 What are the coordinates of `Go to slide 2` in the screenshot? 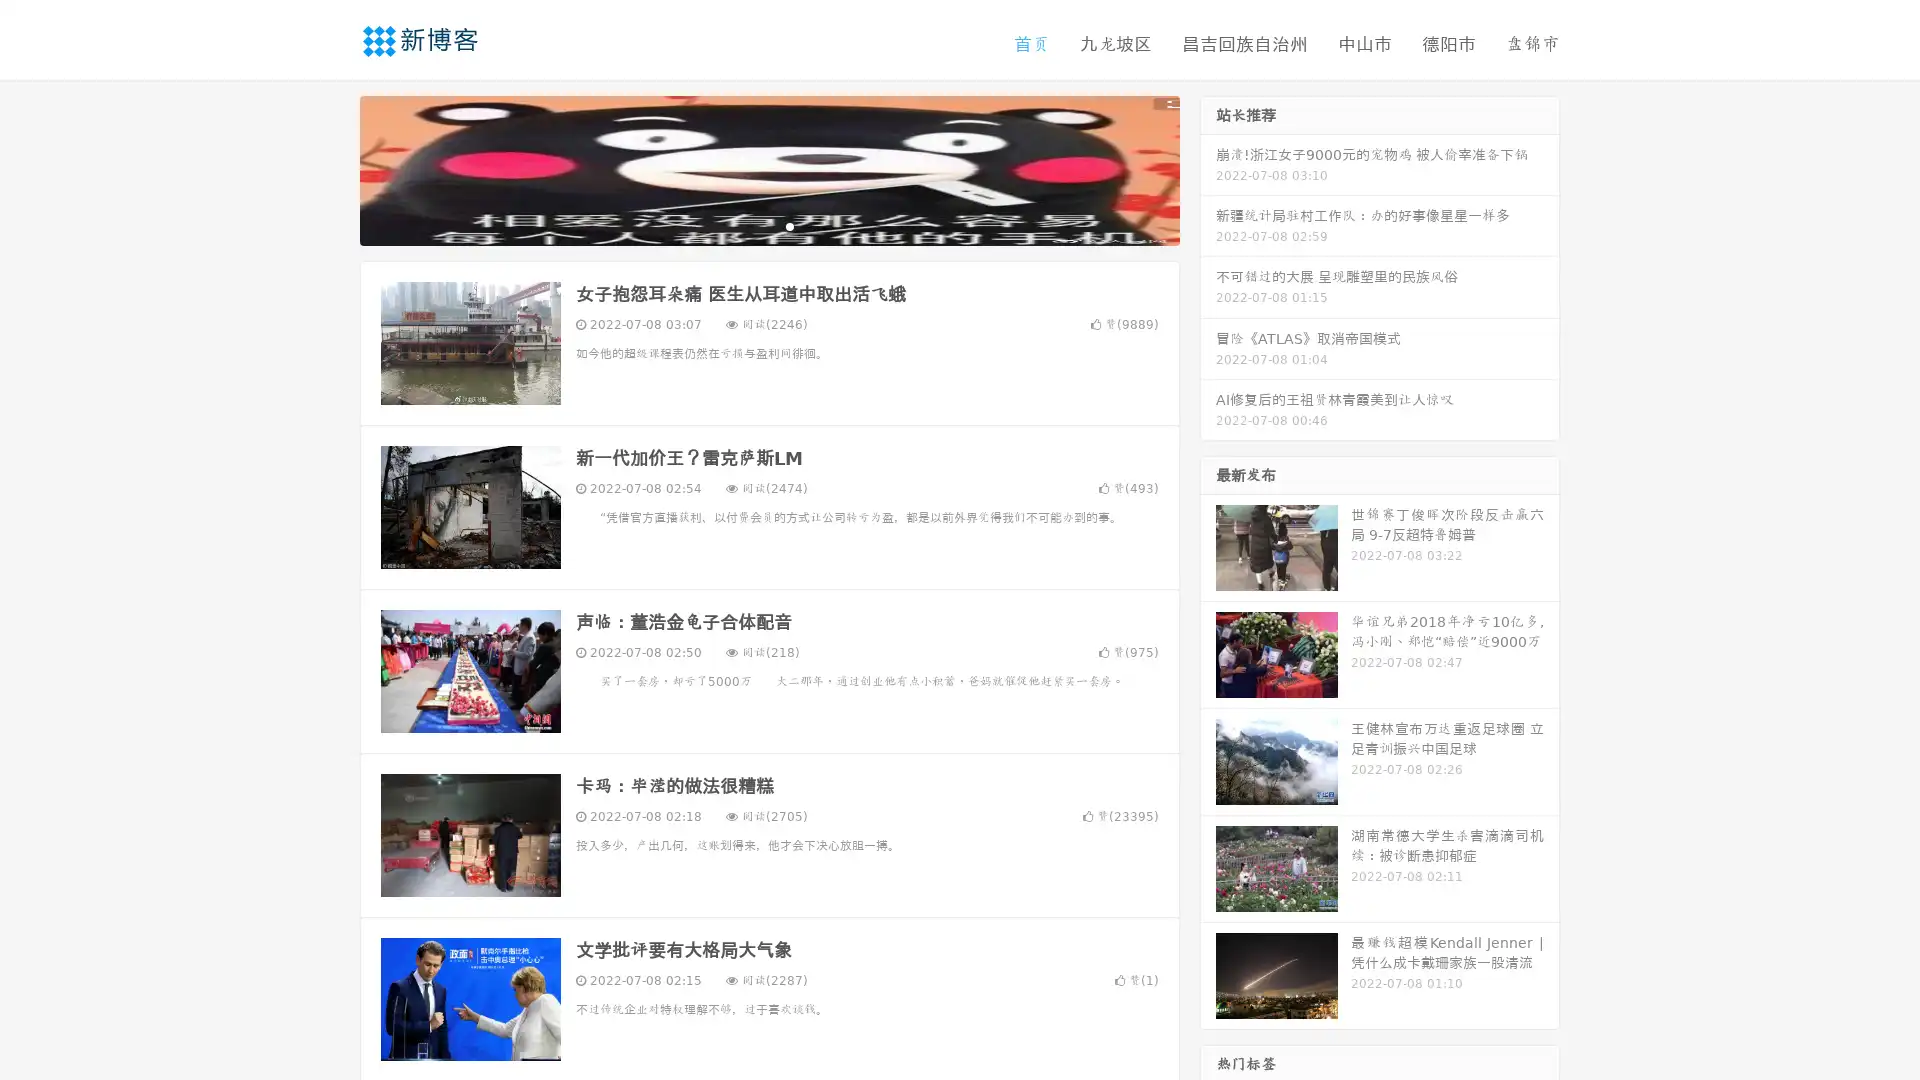 It's located at (768, 225).